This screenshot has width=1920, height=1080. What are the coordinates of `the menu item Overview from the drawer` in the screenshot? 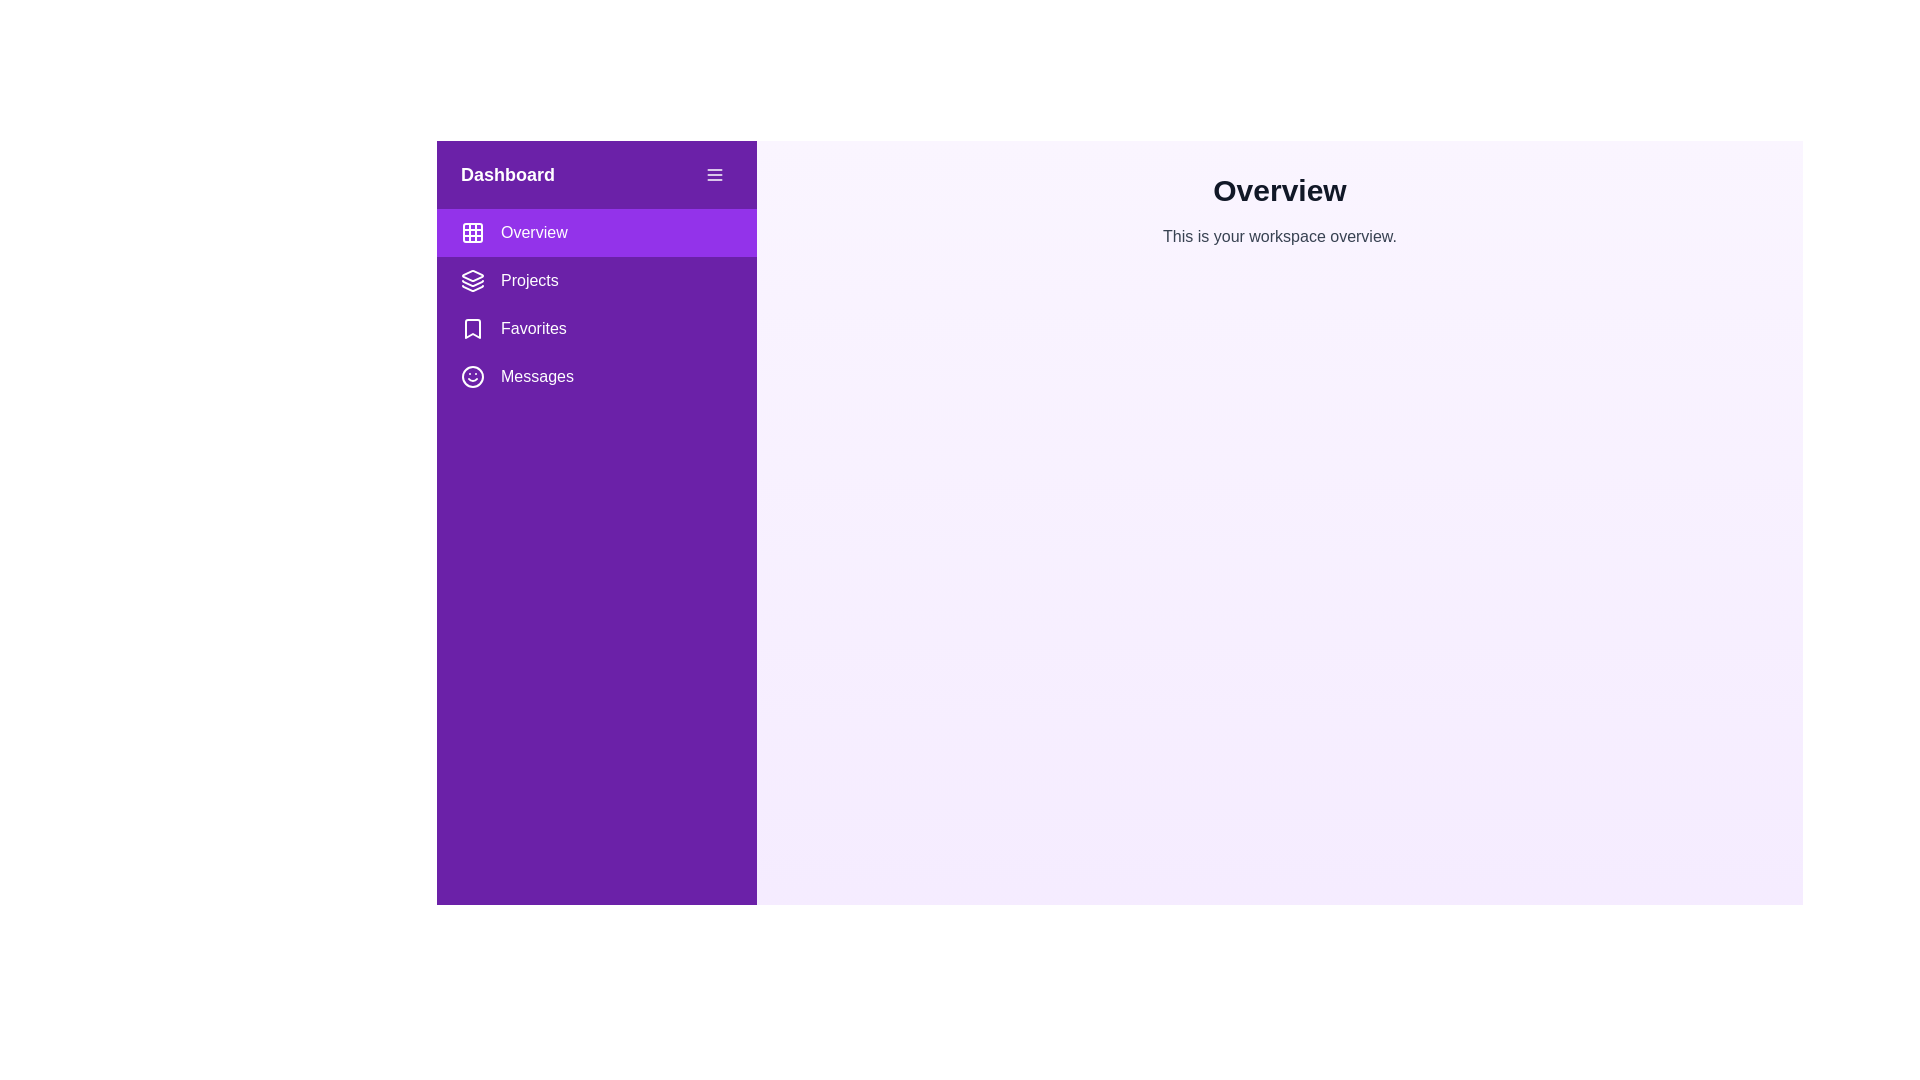 It's located at (595, 231).